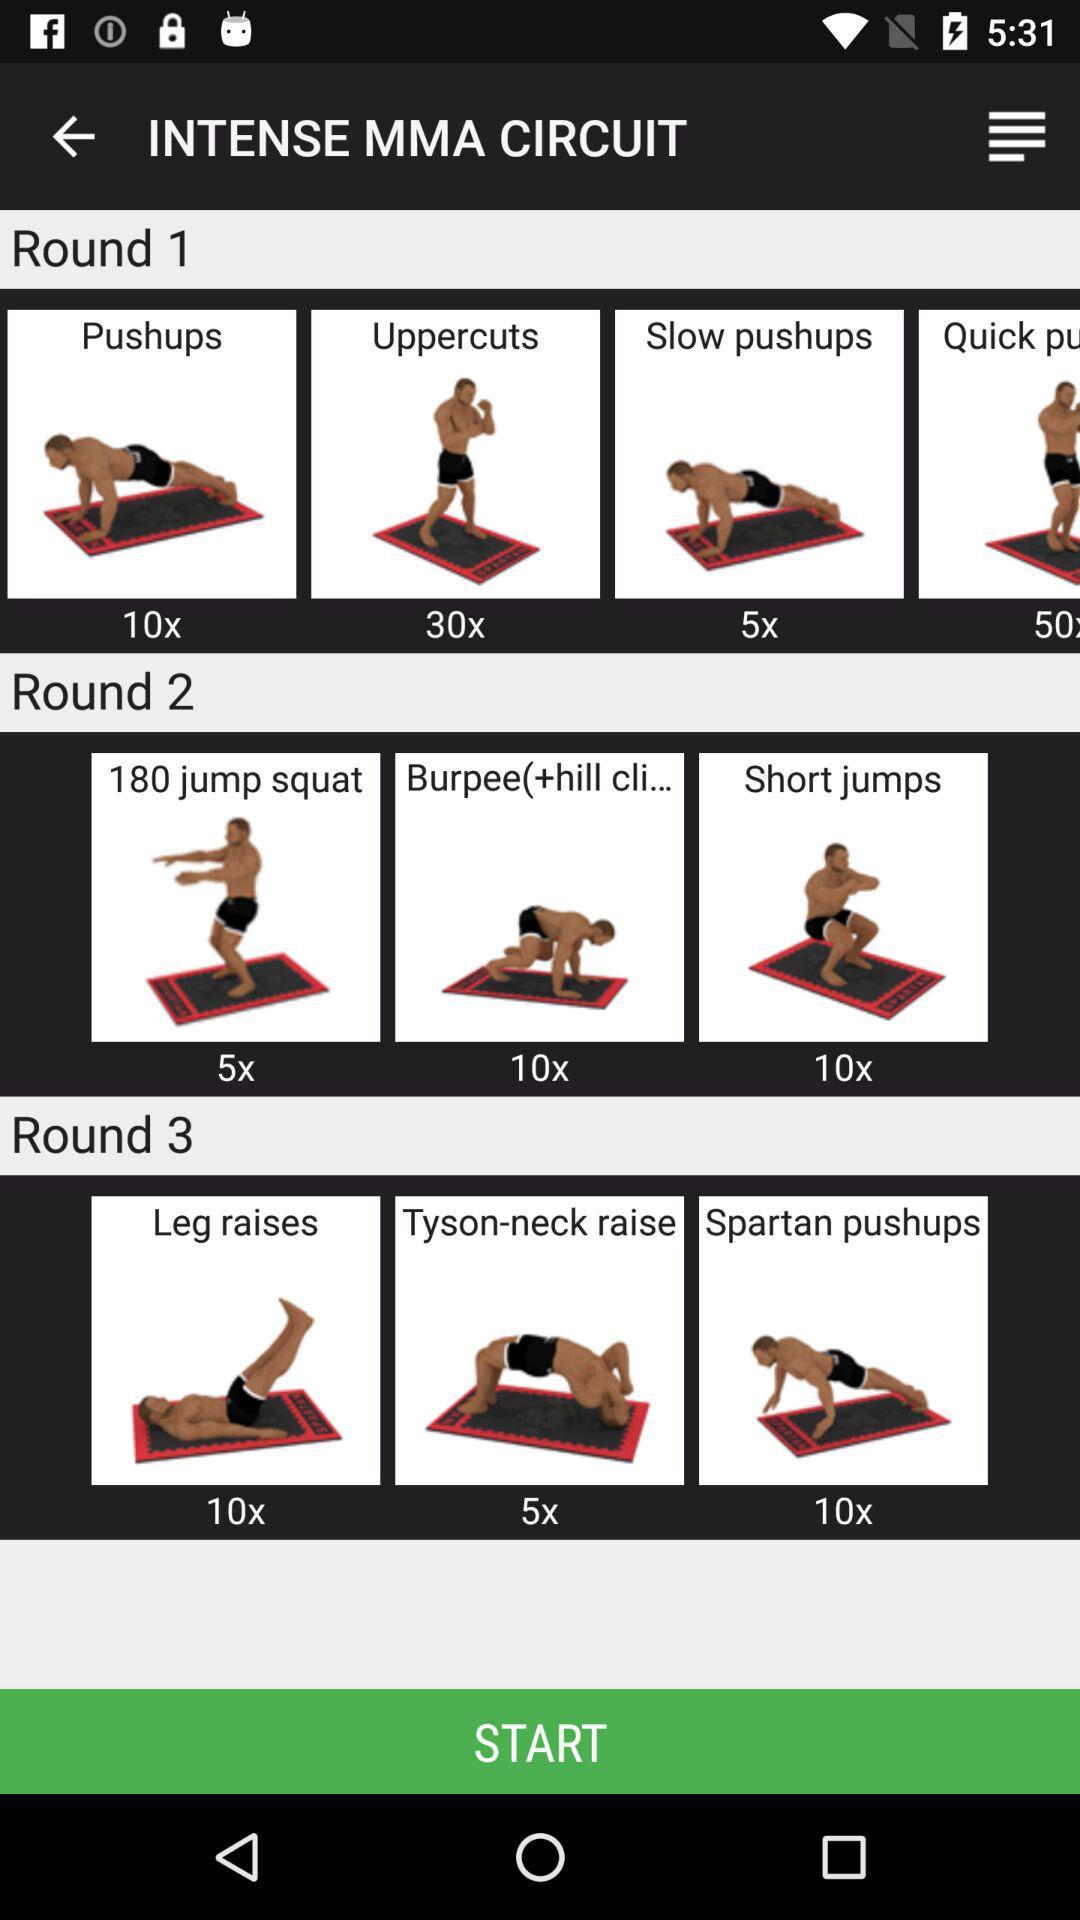 The height and width of the screenshot is (1920, 1080). I want to click on there are 3 rounds in which they are trying to explain the way of doing exercises in 3 rounds, so click(234, 1363).